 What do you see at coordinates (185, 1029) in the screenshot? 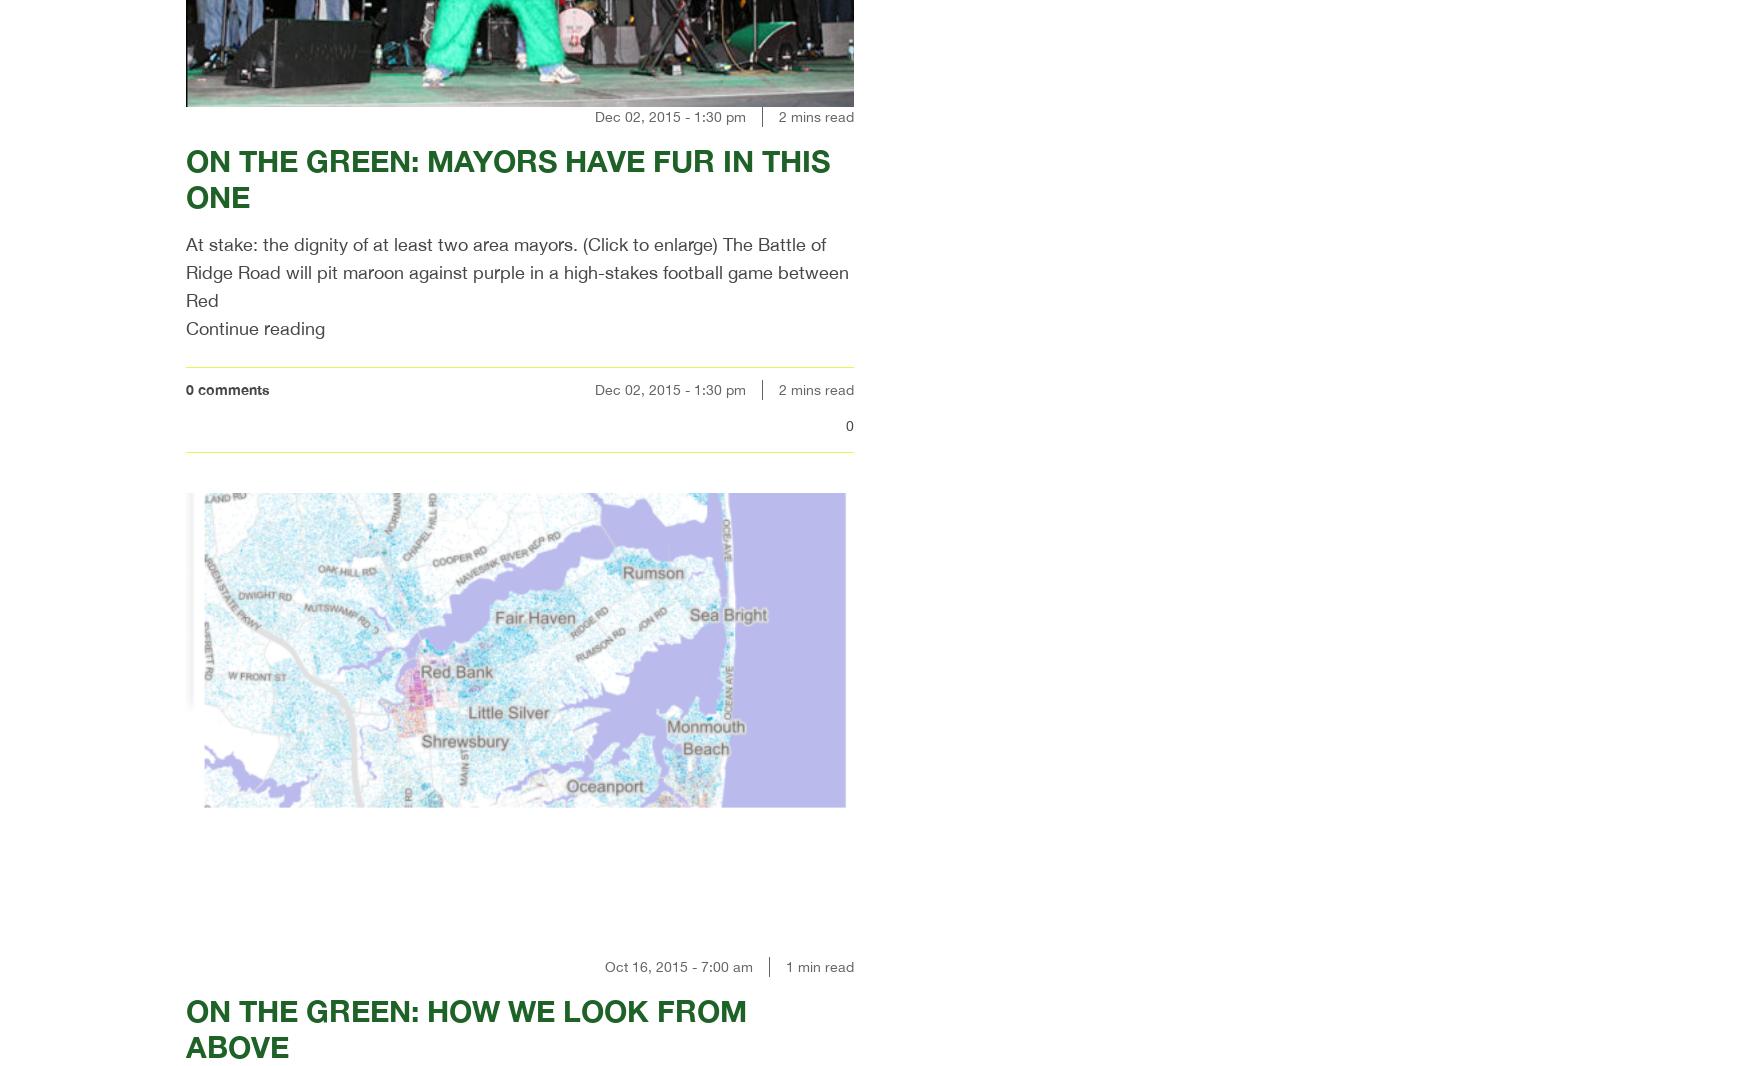
I see `'ON THE GREEN: HOW WE LOOK FROM ABOVE'` at bounding box center [185, 1029].